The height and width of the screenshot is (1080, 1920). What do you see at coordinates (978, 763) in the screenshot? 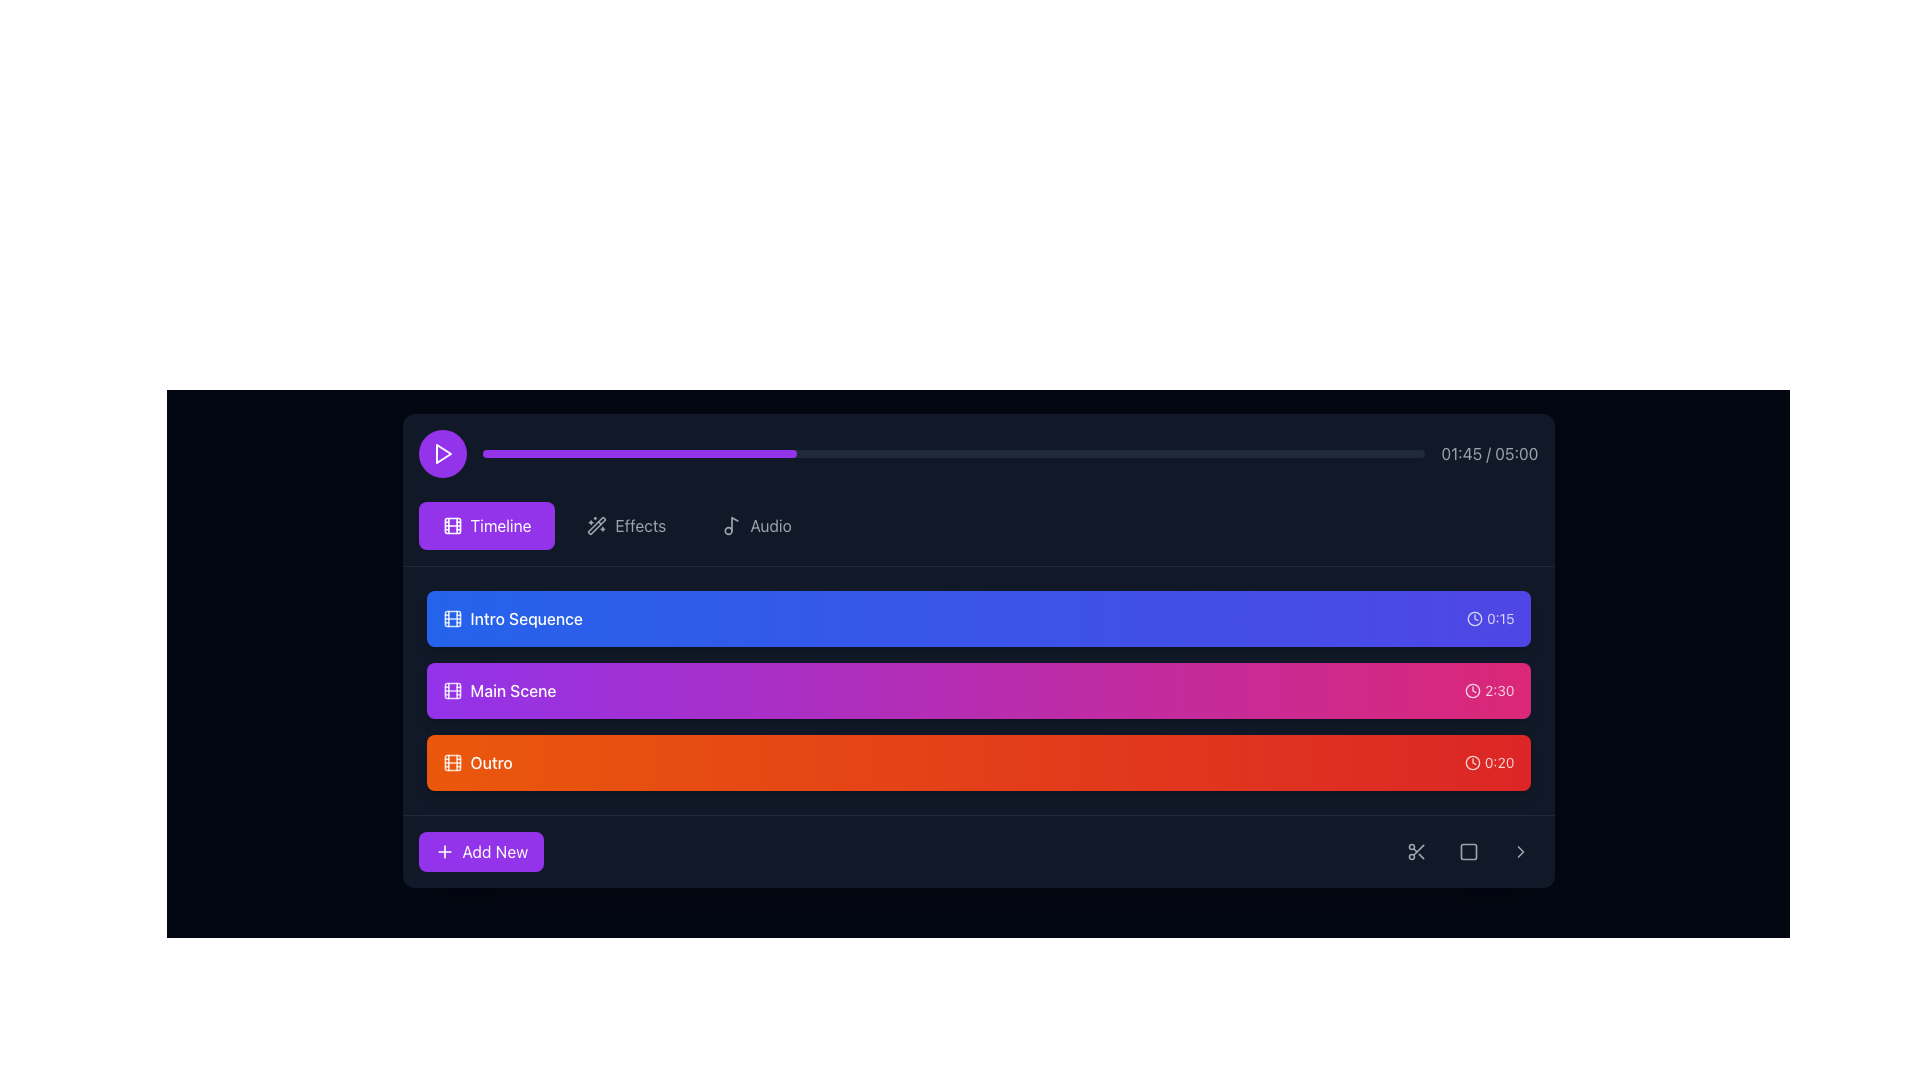
I see `the 'Outro' button-like section indicator, which has a gradient background and is the third item in the list` at bounding box center [978, 763].